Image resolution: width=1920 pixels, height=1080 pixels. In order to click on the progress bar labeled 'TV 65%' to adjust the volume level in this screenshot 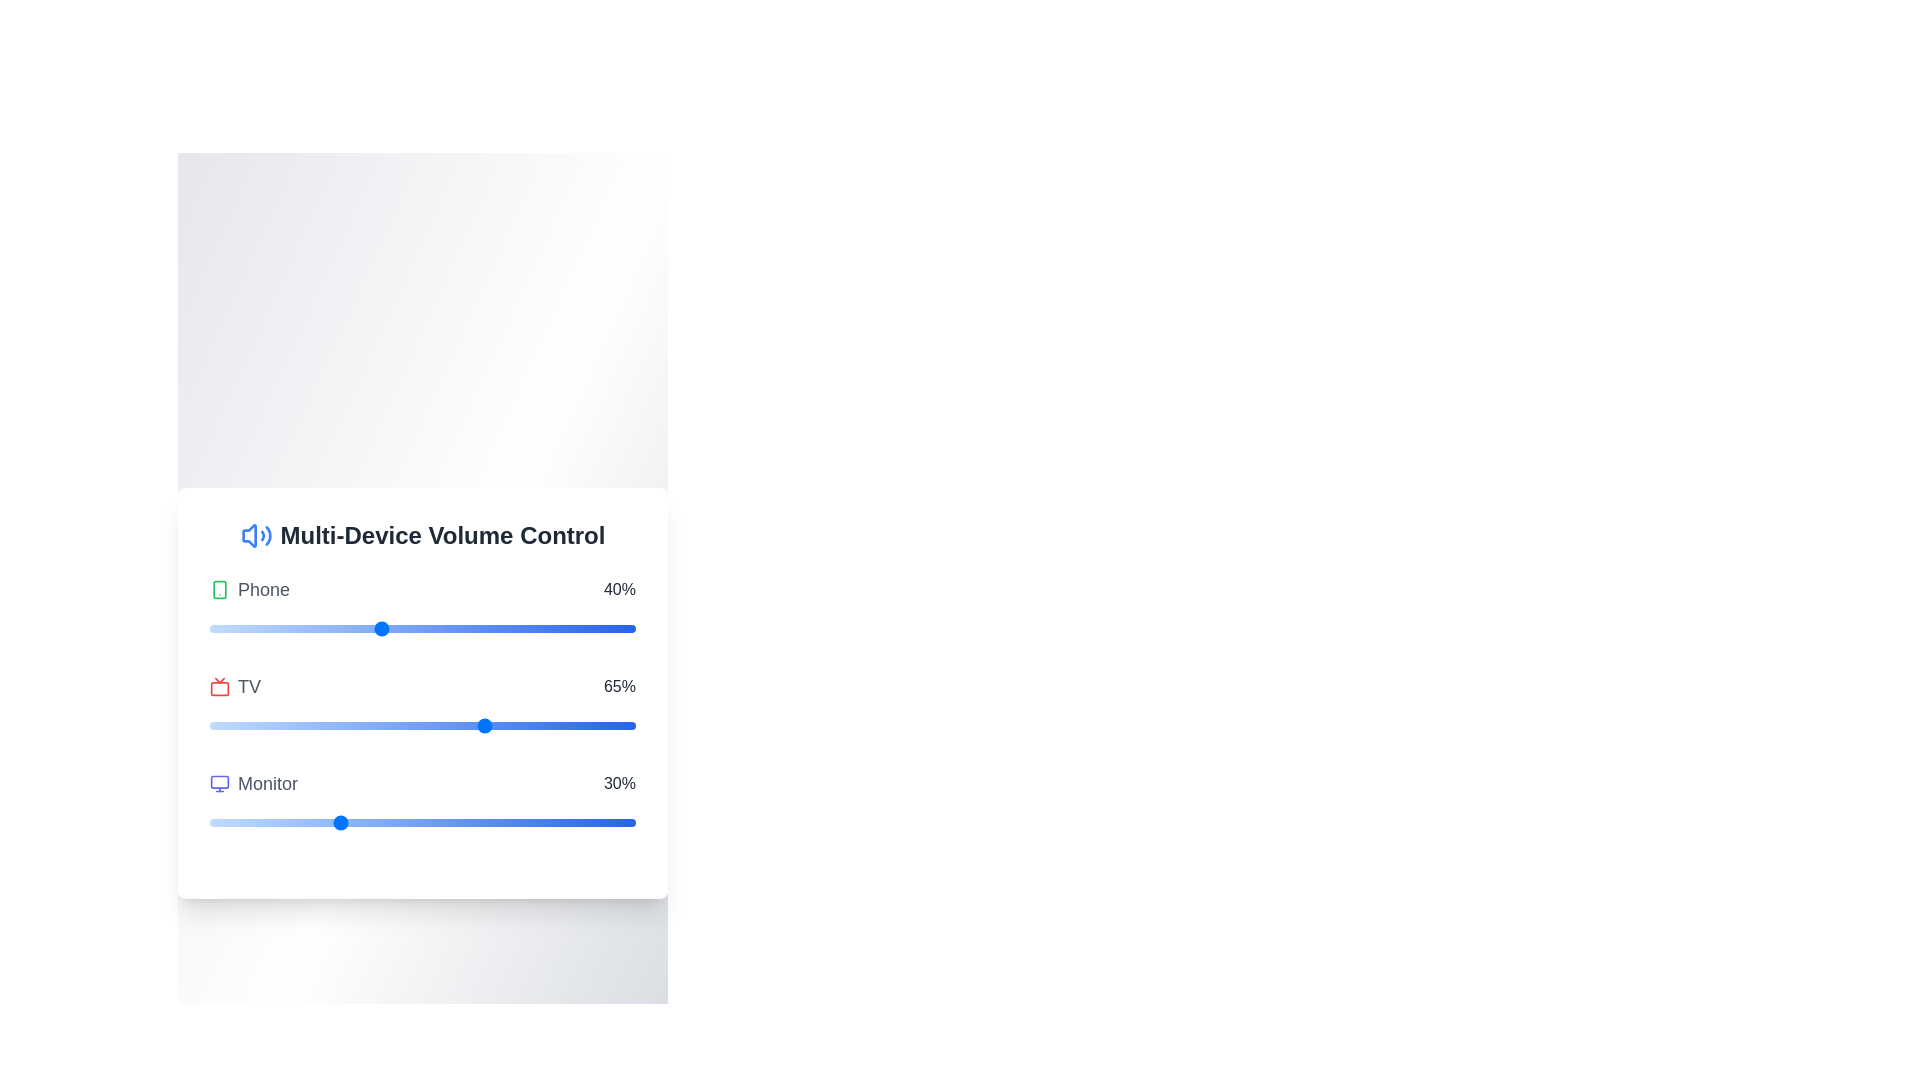, I will do `click(421, 704)`.